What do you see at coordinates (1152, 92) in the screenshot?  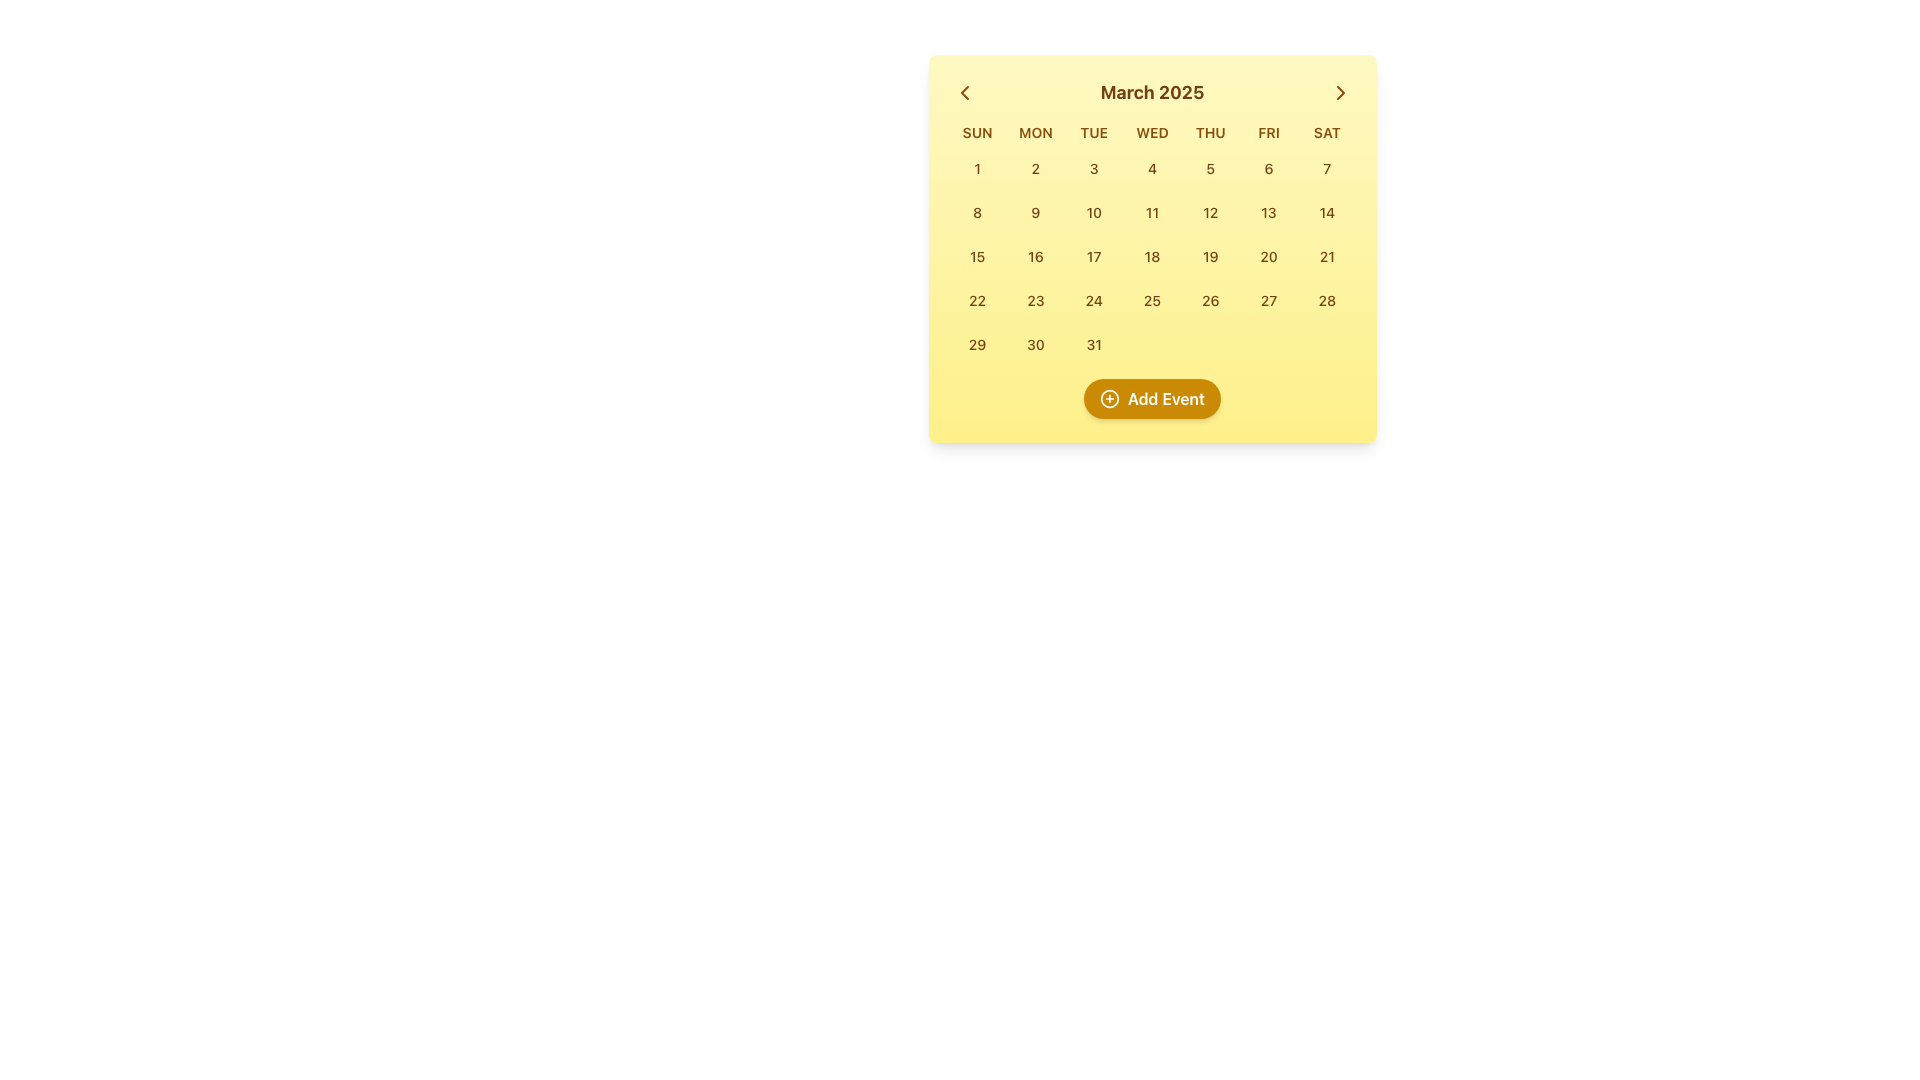 I see `the bold, large-sized text displaying 'March 2025'` at bounding box center [1152, 92].